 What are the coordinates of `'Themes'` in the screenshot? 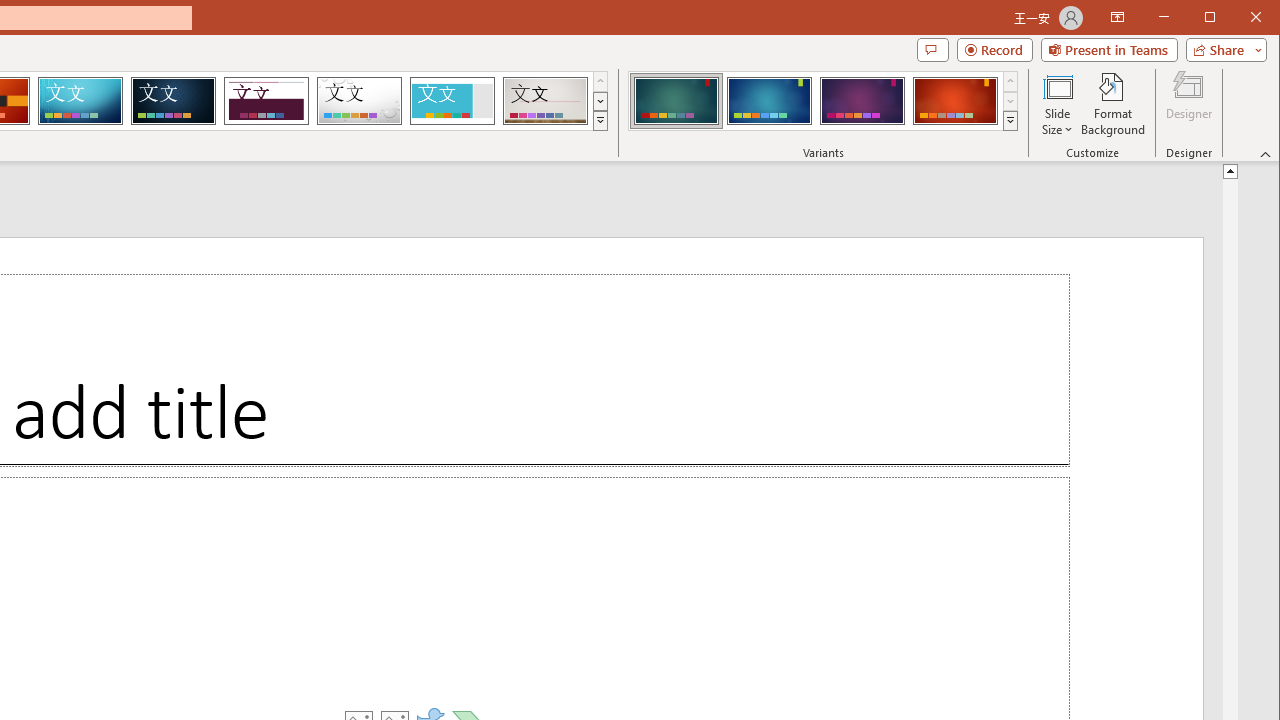 It's located at (599, 120).